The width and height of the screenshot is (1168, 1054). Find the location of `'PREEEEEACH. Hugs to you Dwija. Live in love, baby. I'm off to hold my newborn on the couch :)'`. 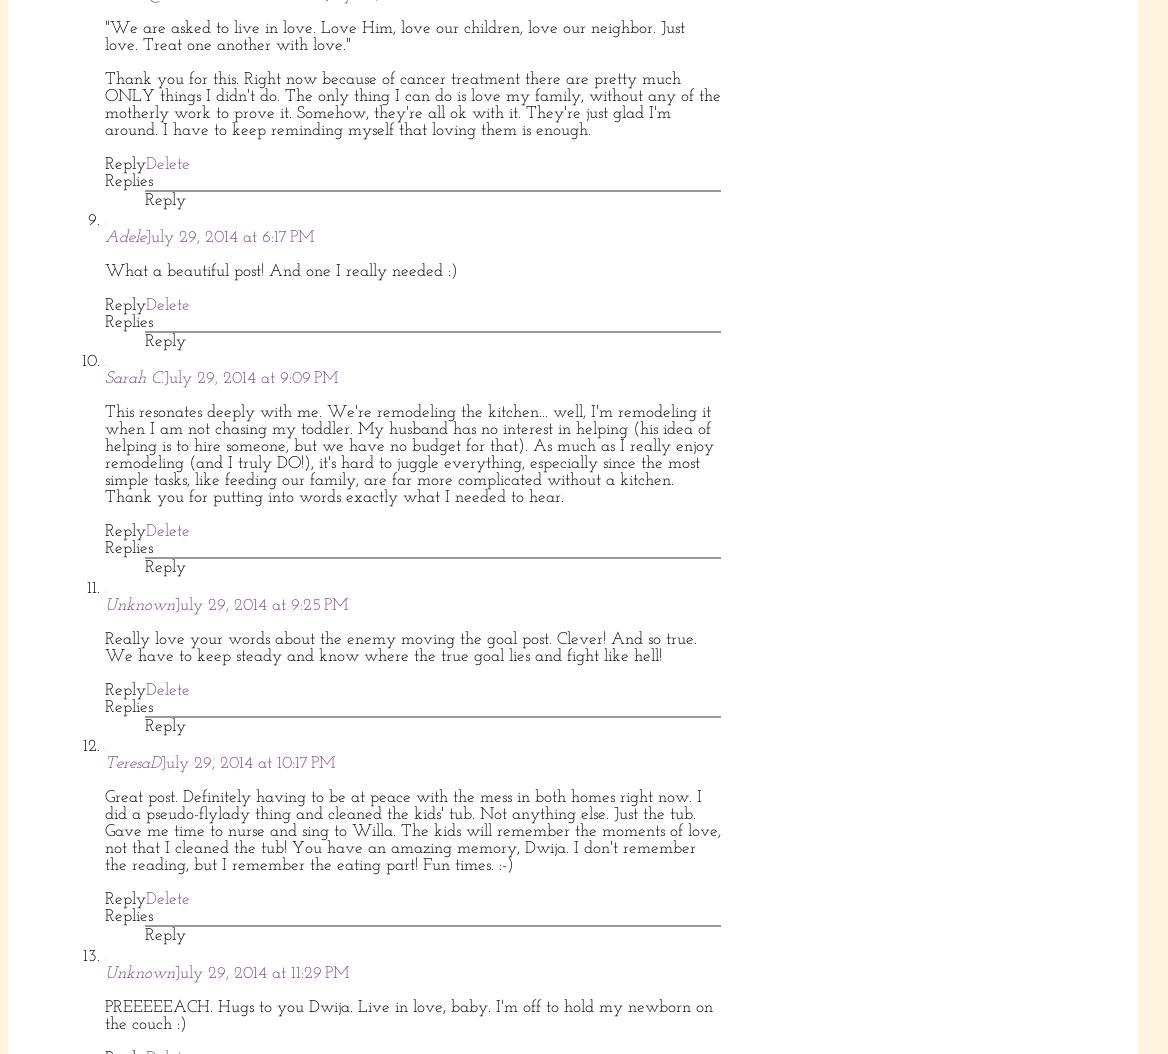

'PREEEEEACH. Hugs to you Dwija. Live in love, baby. I'm off to hold my newborn on the couch :)' is located at coordinates (408, 1014).